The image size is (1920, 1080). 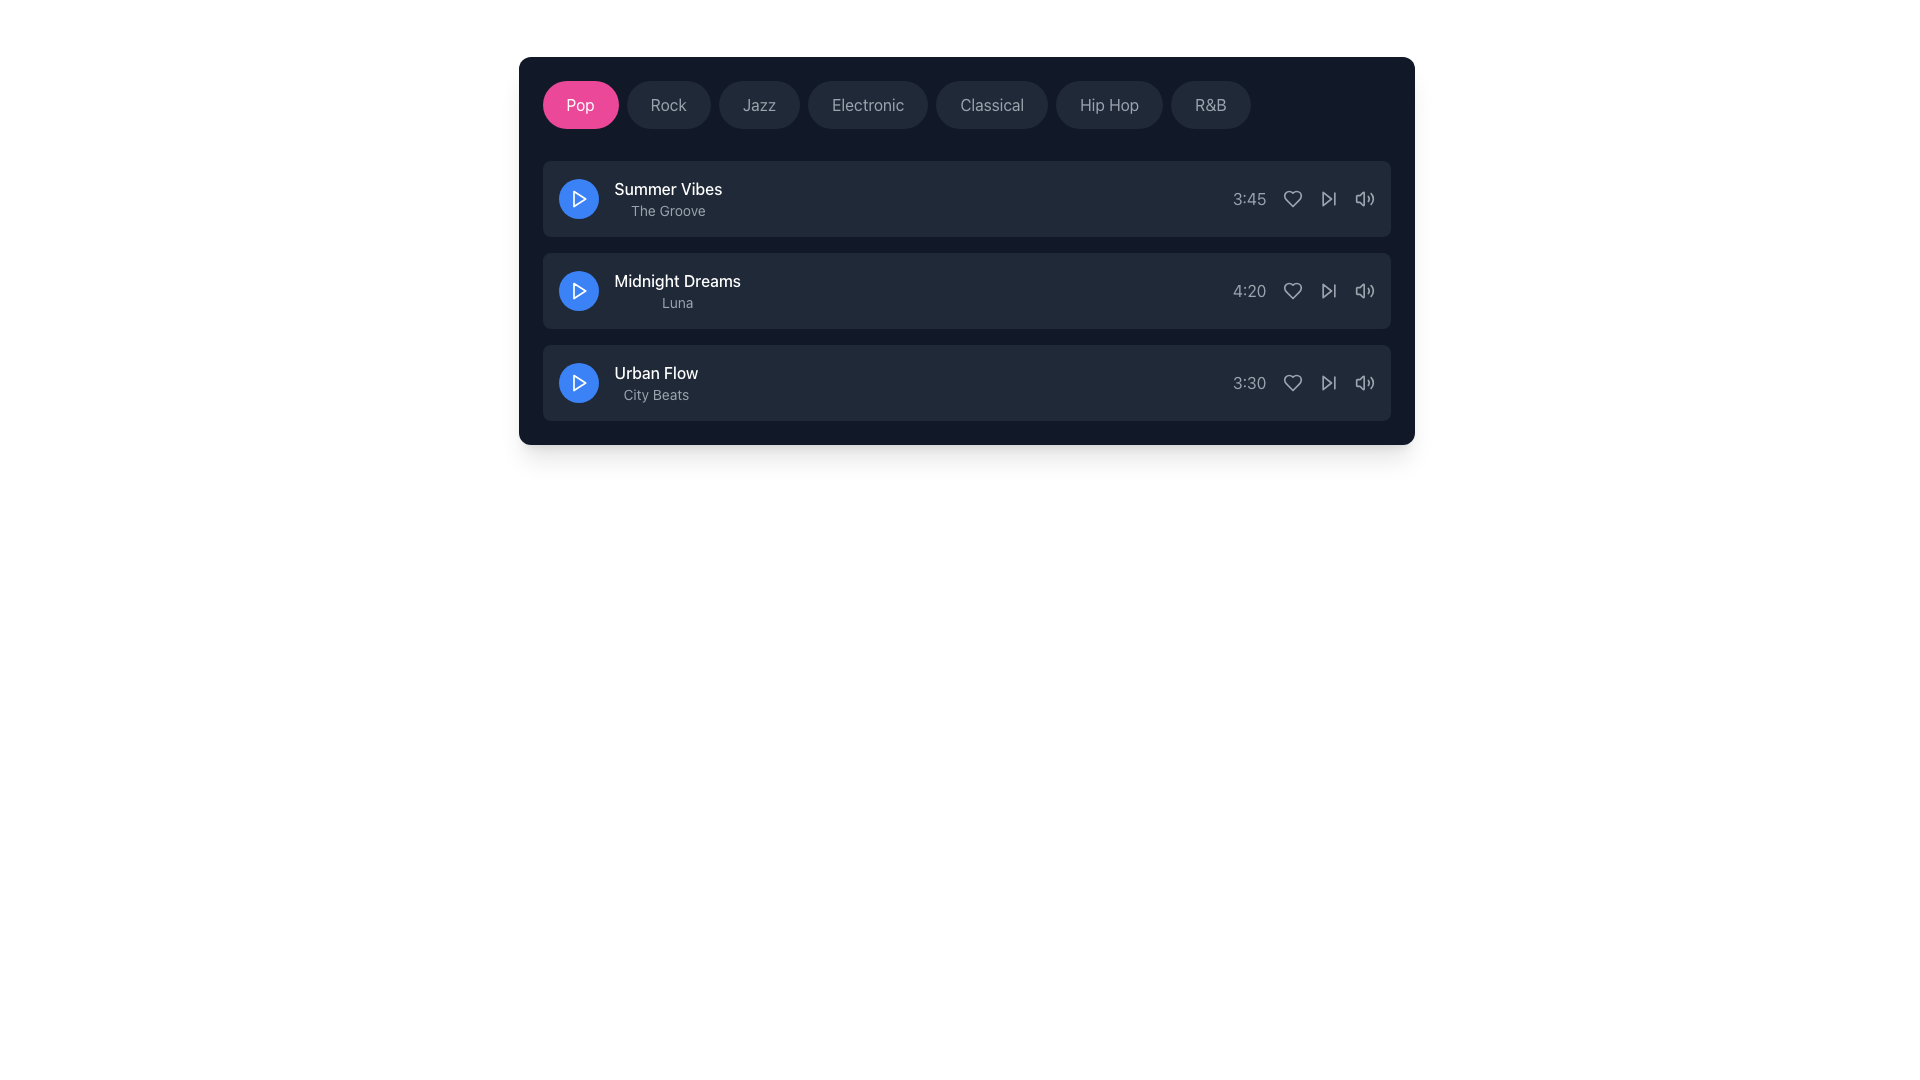 What do you see at coordinates (966, 290) in the screenshot?
I see `the list item displaying 'Midnight Dreams' with a dark background` at bounding box center [966, 290].